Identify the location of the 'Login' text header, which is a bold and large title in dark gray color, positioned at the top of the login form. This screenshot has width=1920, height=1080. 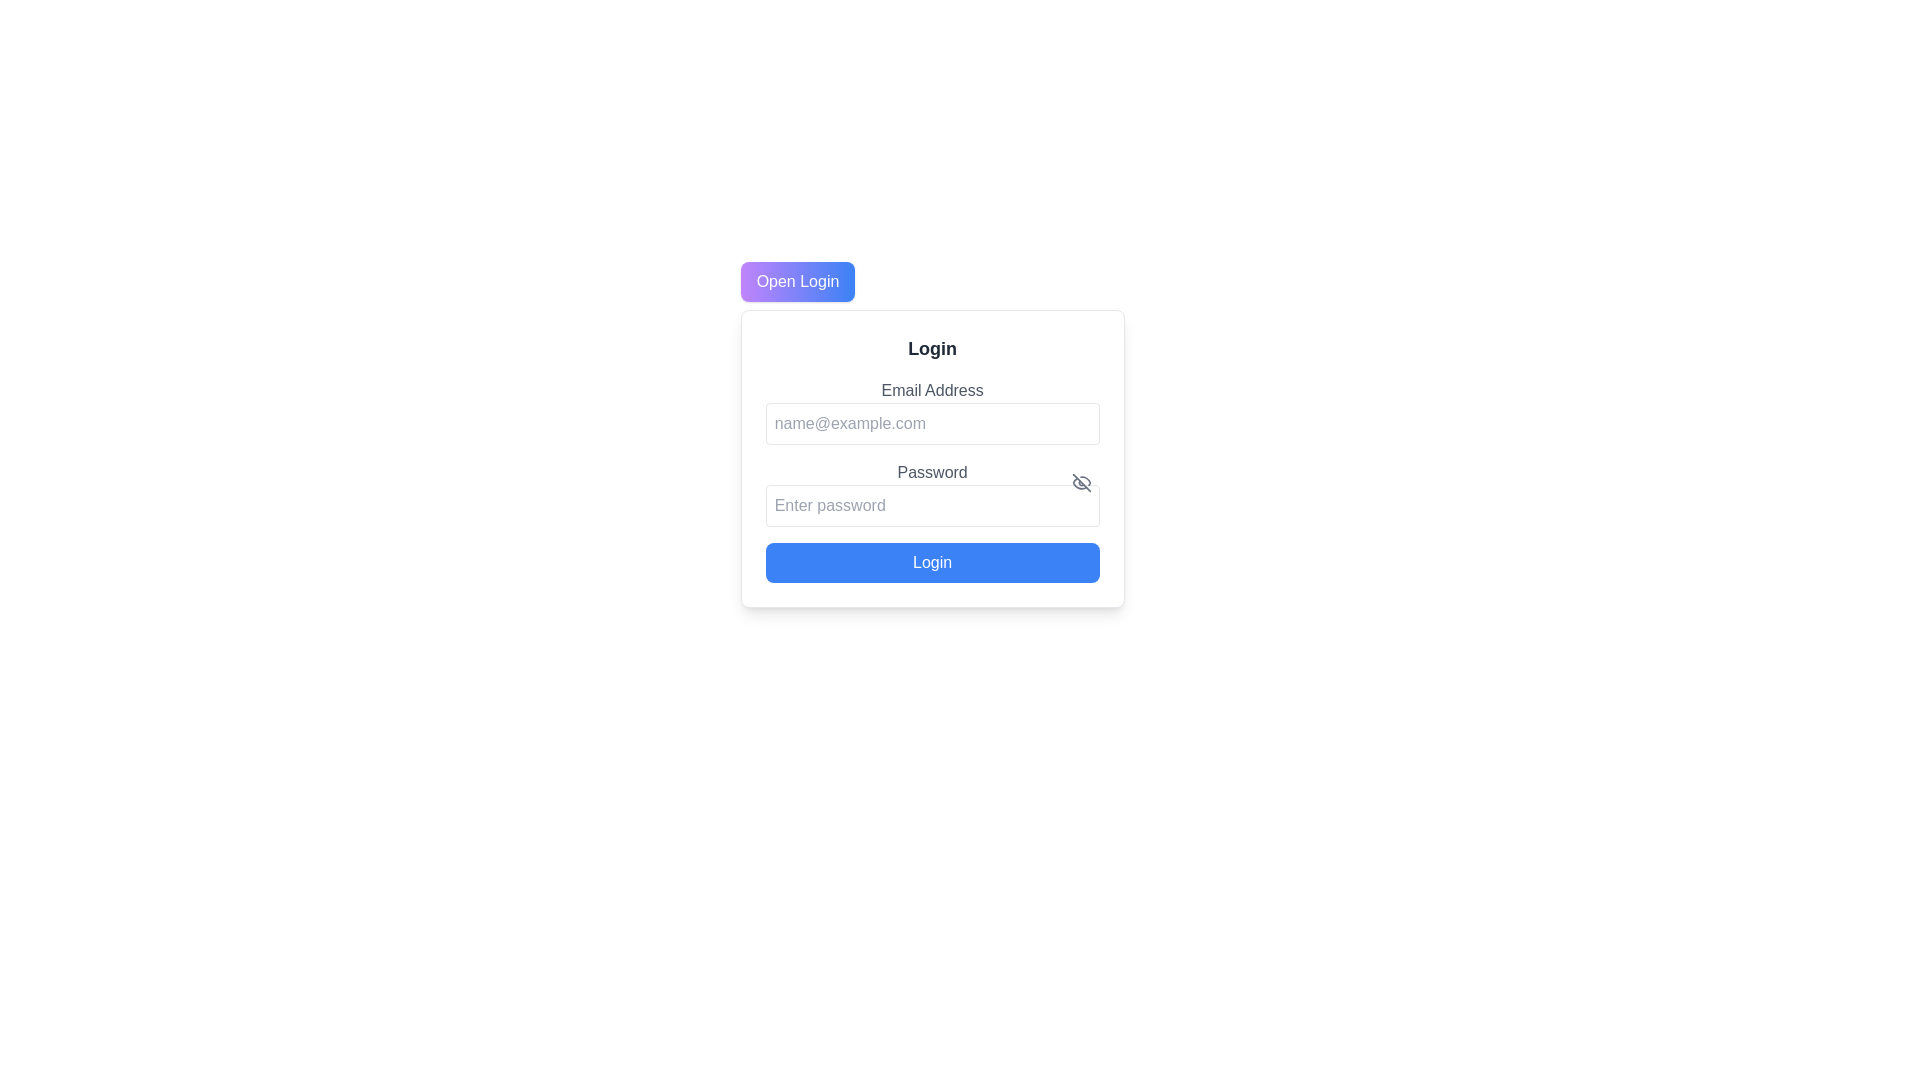
(931, 347).